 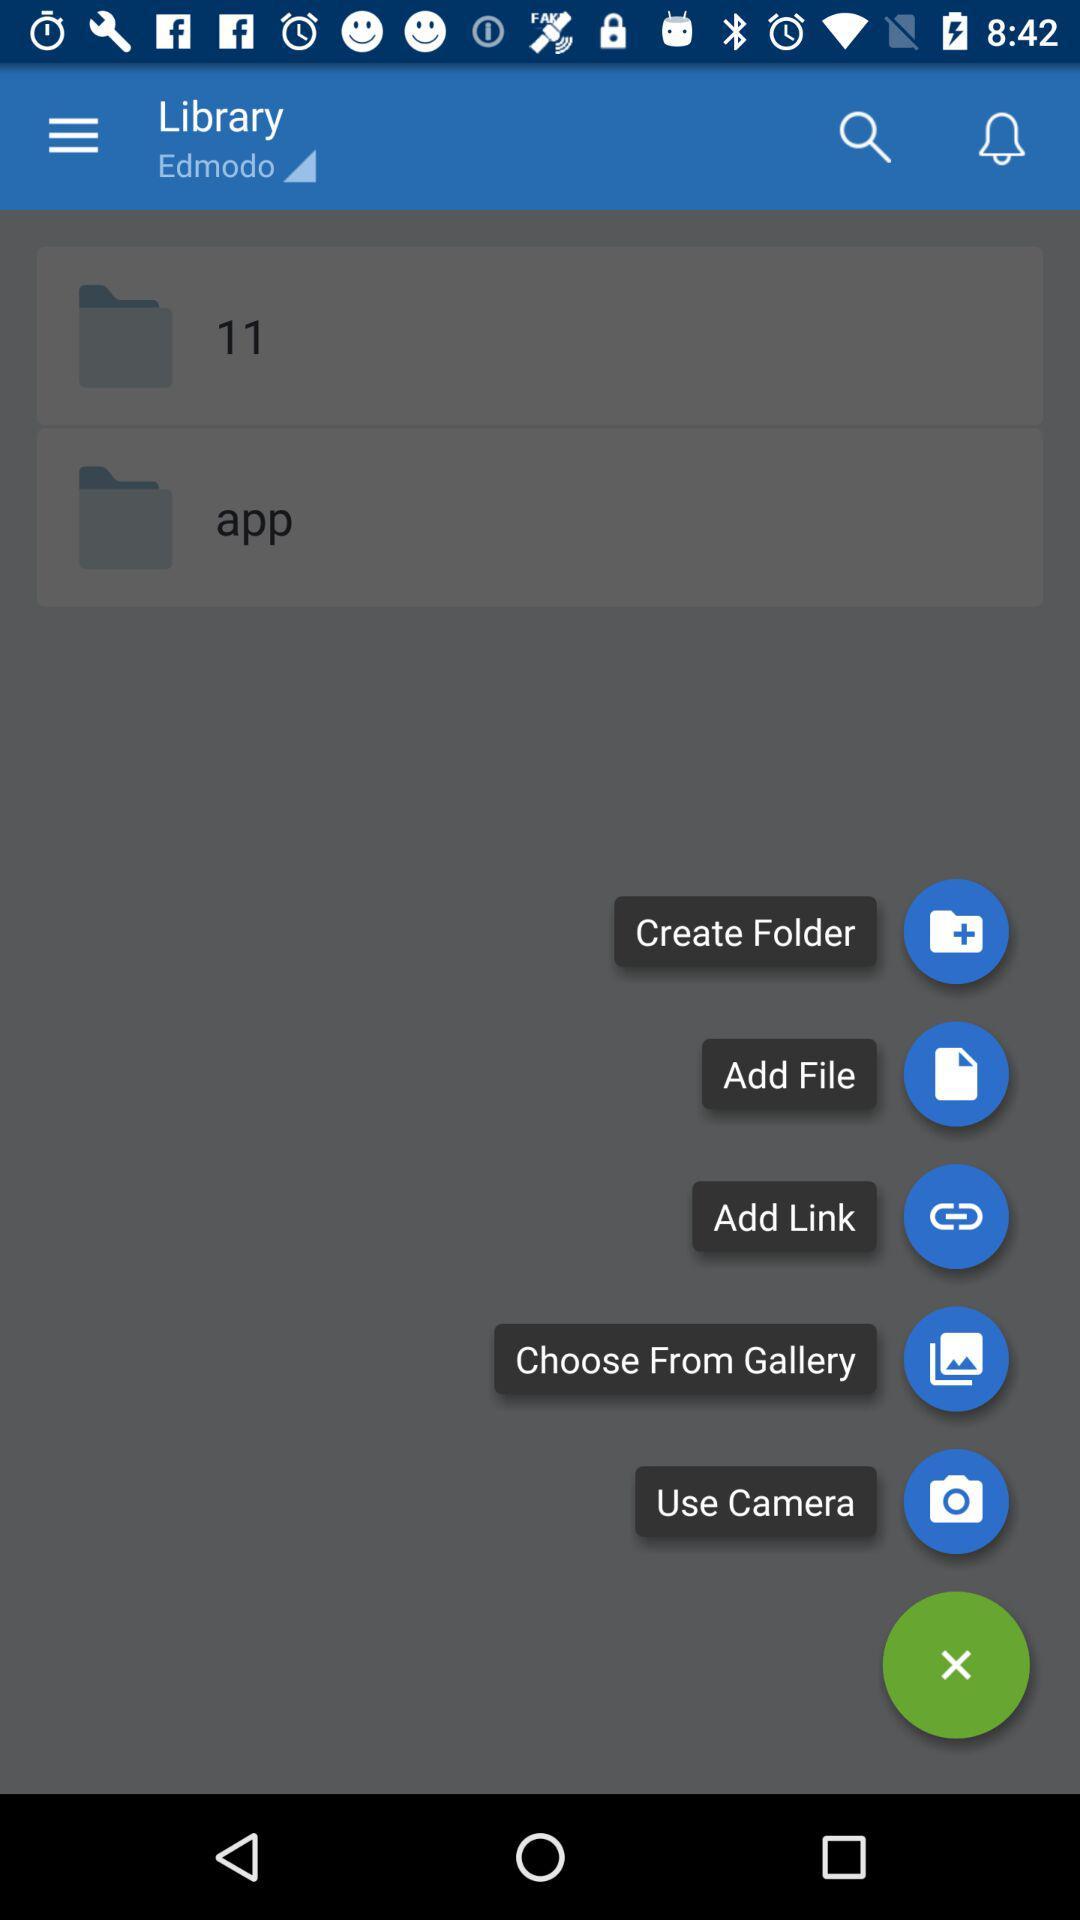 What do you see at coordinates (955, 1358) in the screenshot?
I see `choose an image from gallery` at bounding box center [955, 1358].